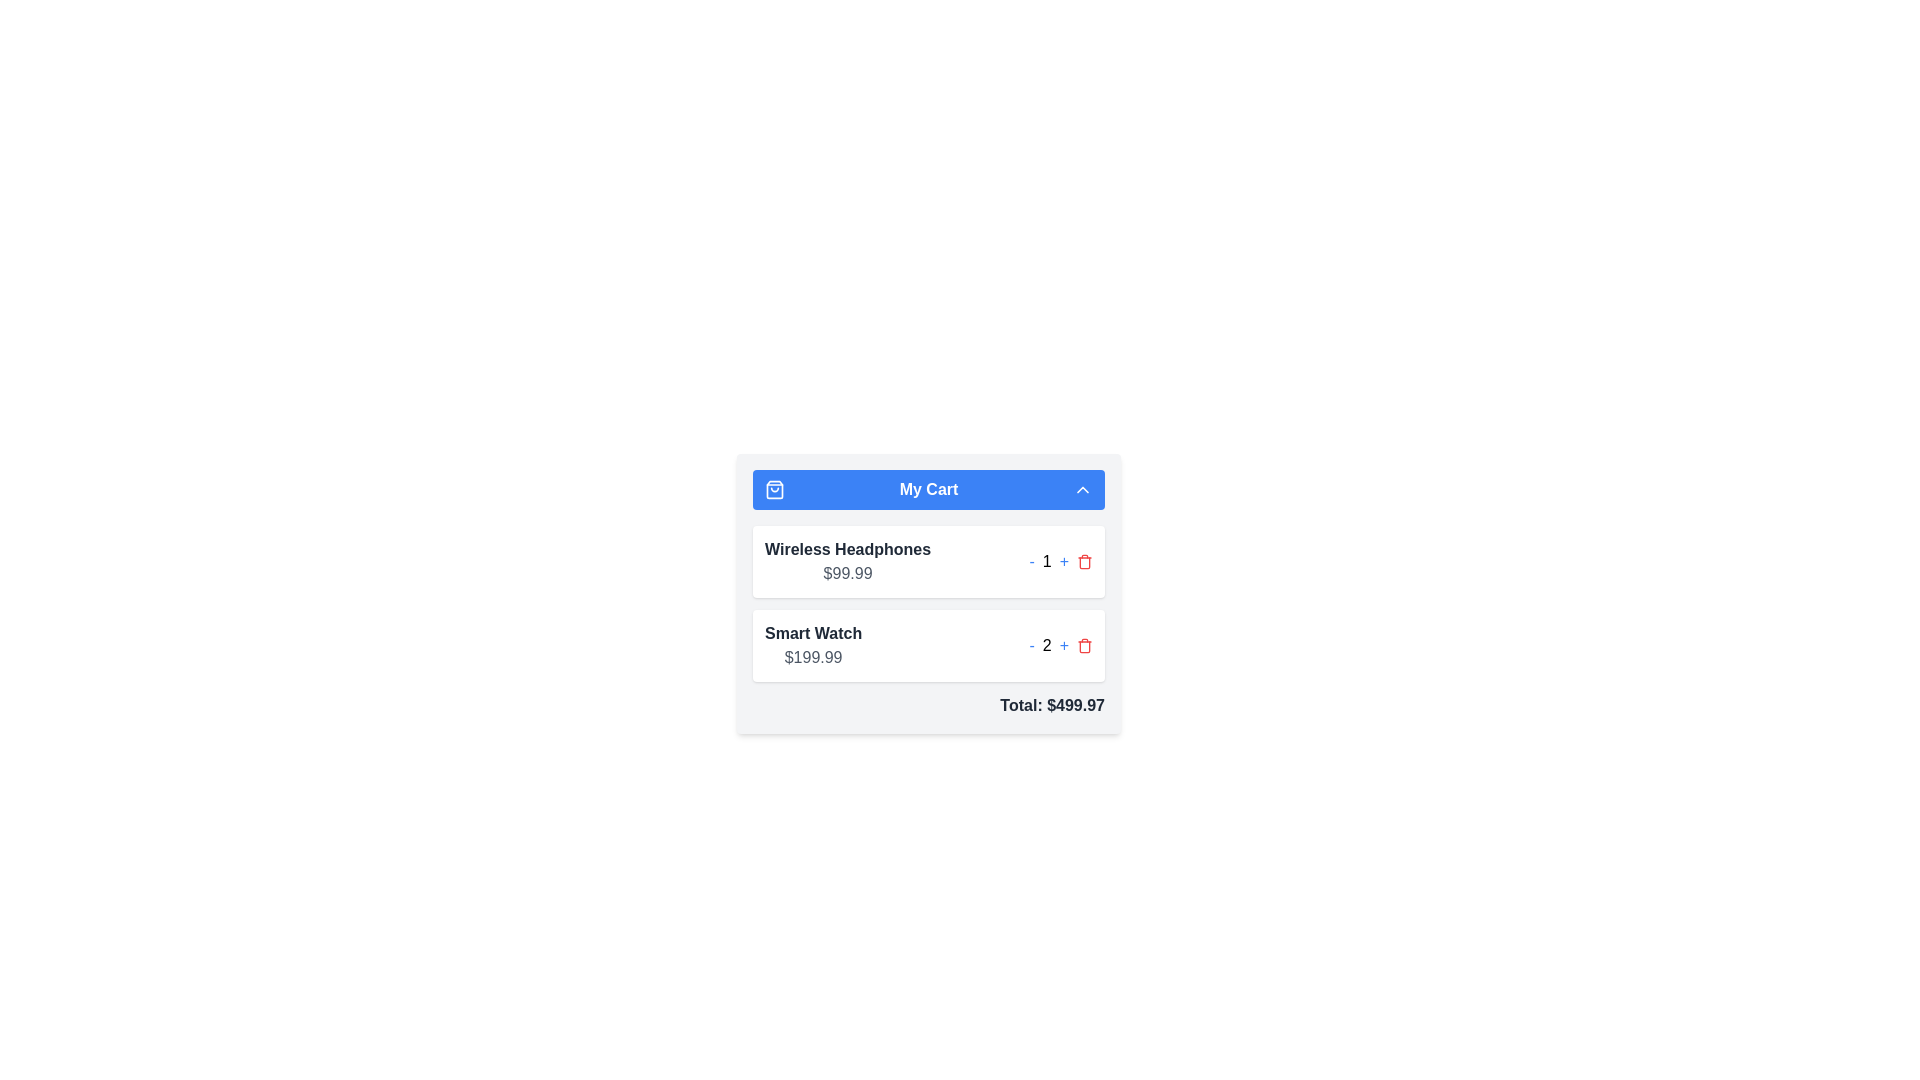  Describe the element at coordinates (1046, 645) in the screenshot. I see `the numeric character '2' displayed` at that location.